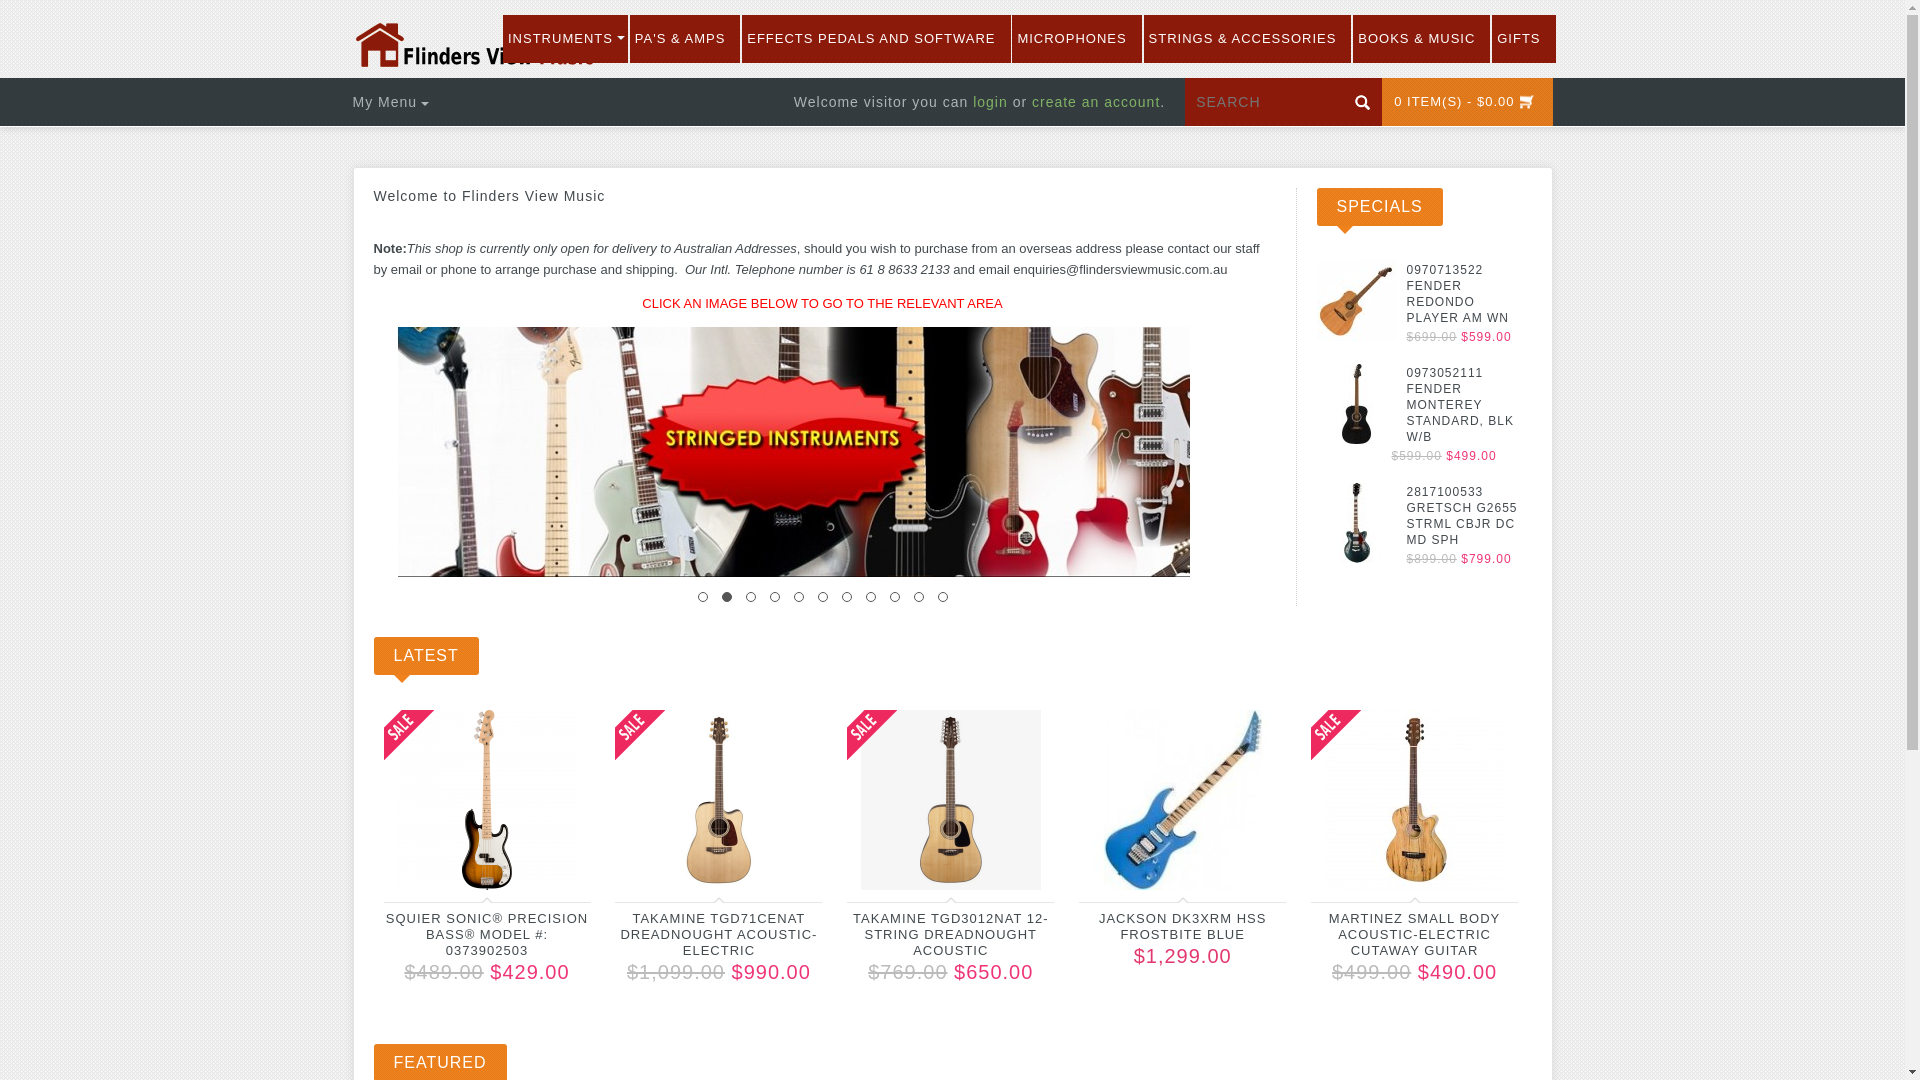  I want to click on 'create an account', so click(1094, 101).